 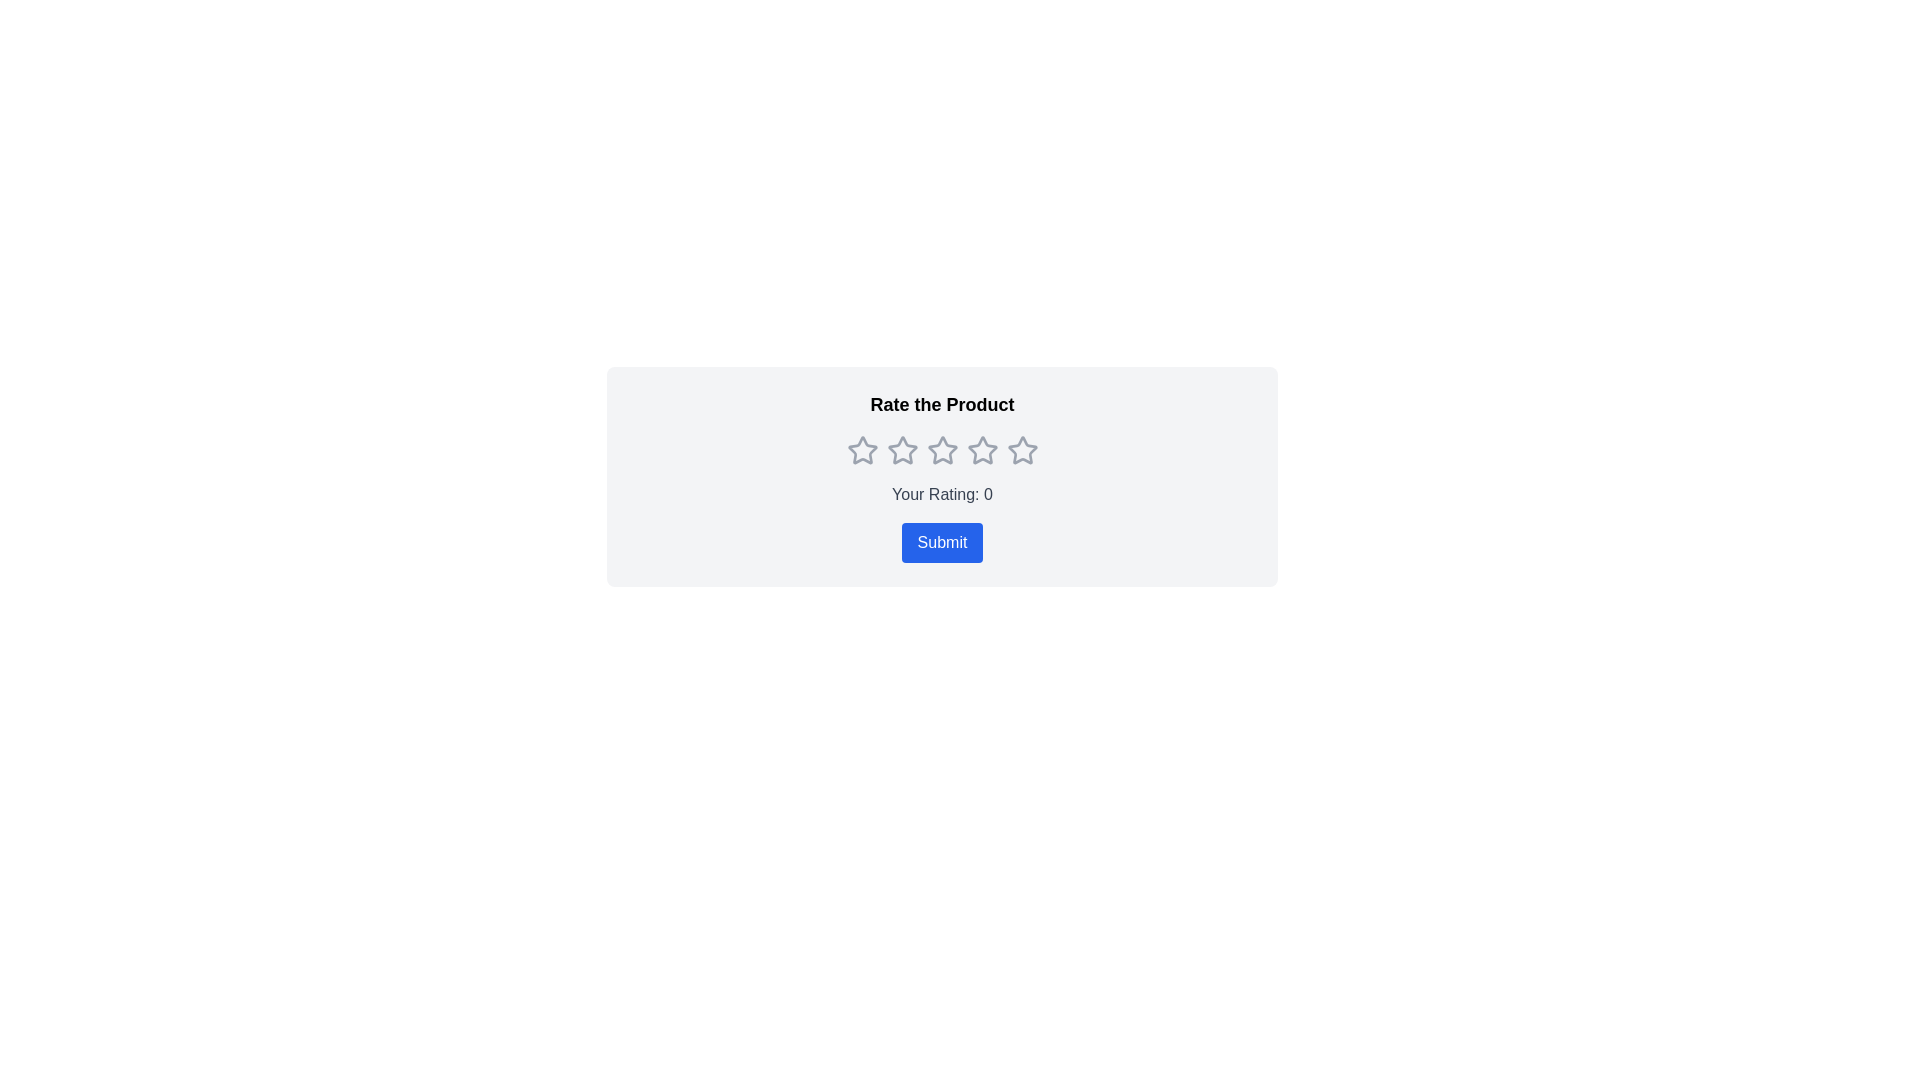 I want to click on the second star in the rating system beneath the 'Rate the Product' heading to rate the product, so click(x=901, y=451).